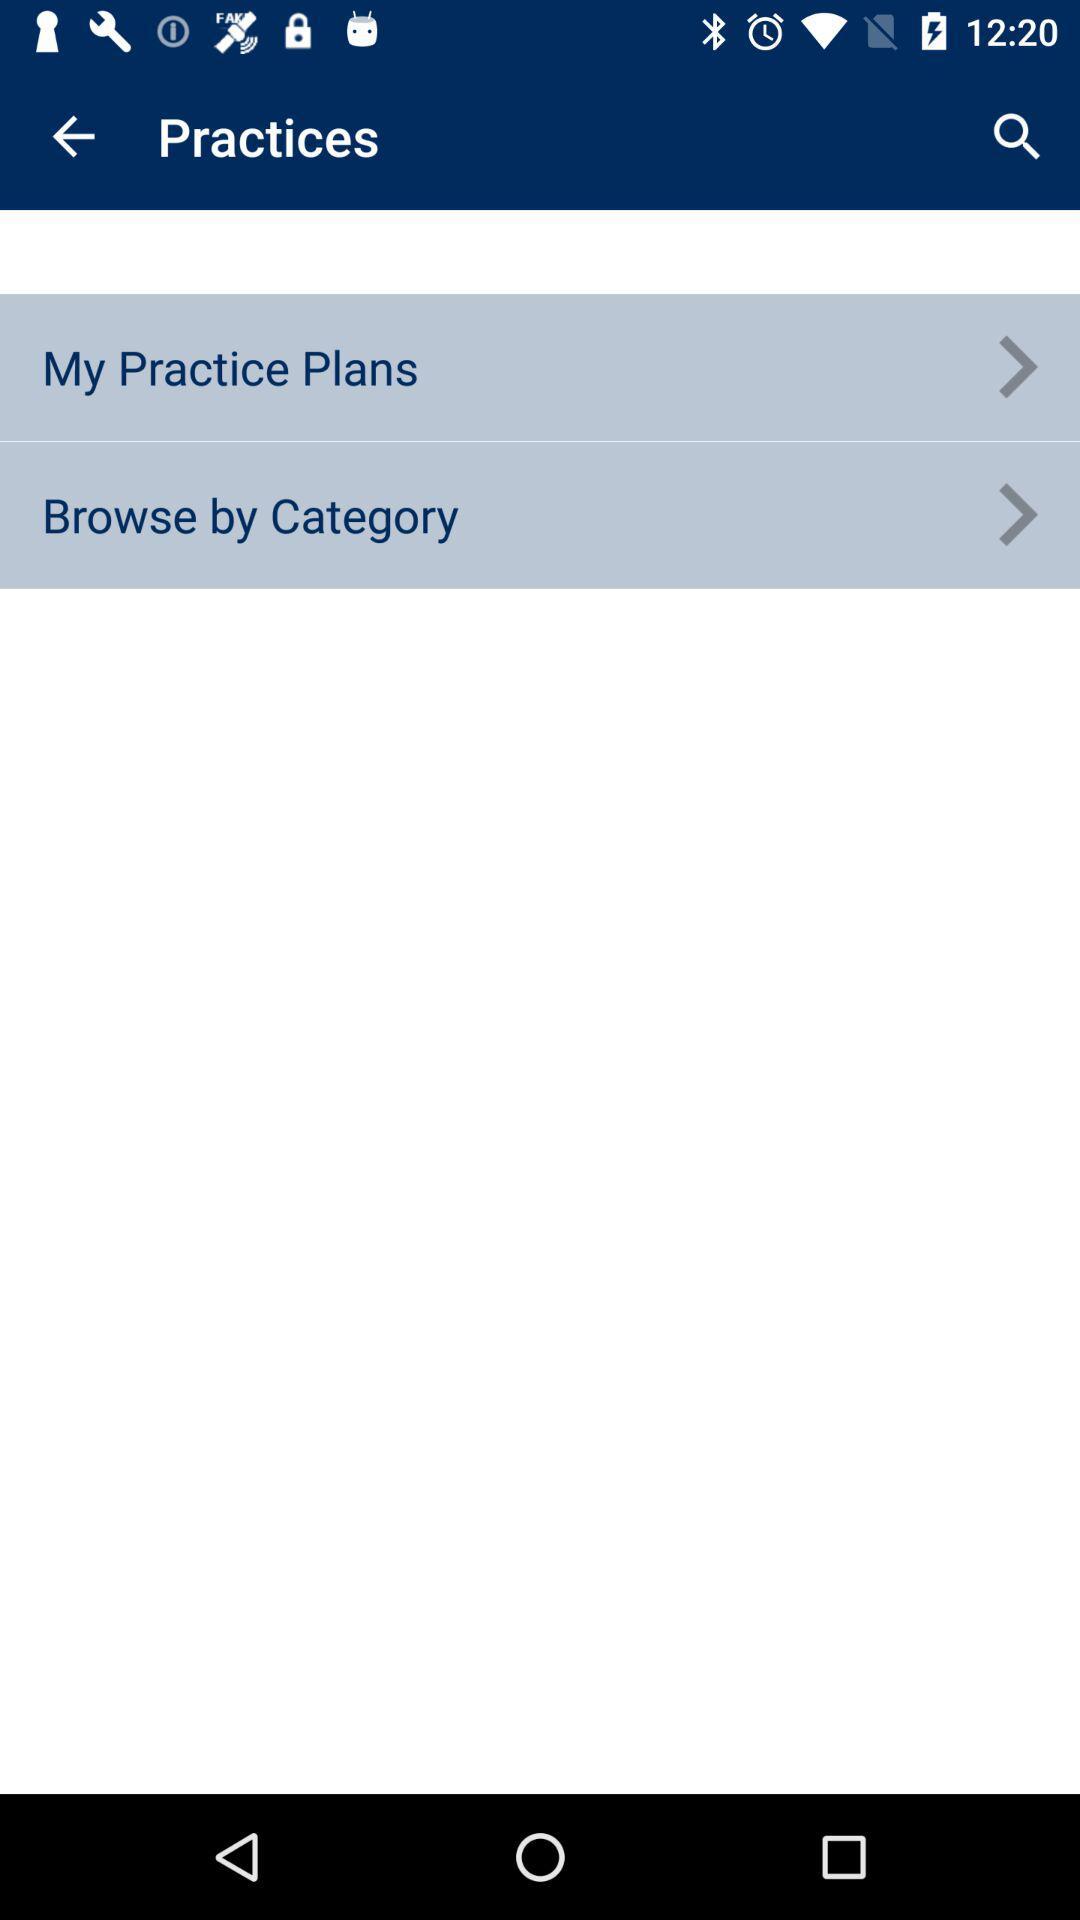 This screenshot has height=1920, width=1080. I want to click on the app to the right of practices, so click(1017, 135).